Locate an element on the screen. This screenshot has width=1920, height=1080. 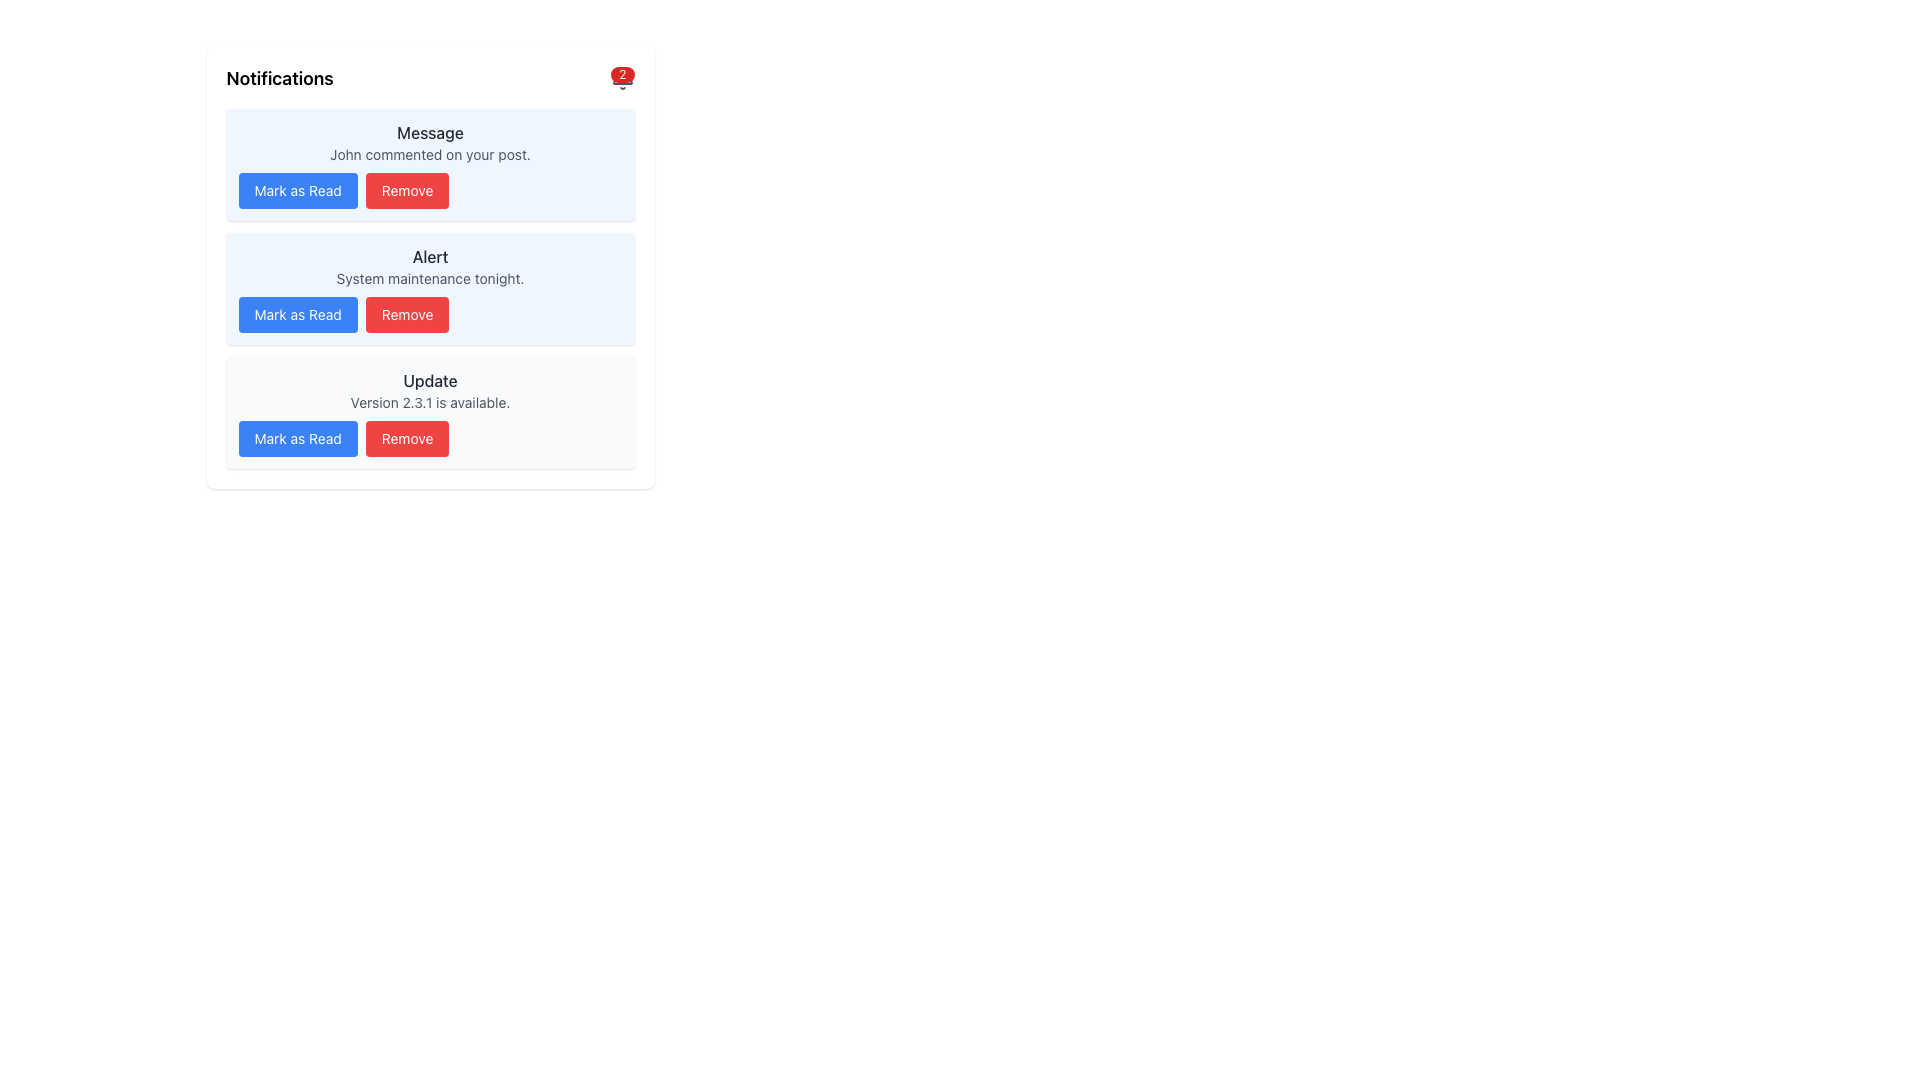
the text element that informs users about the new update, specifically mentioning the version number, positioned in the third notification box below 'Alert' on the notification panel is located at coordinates (429, 390).